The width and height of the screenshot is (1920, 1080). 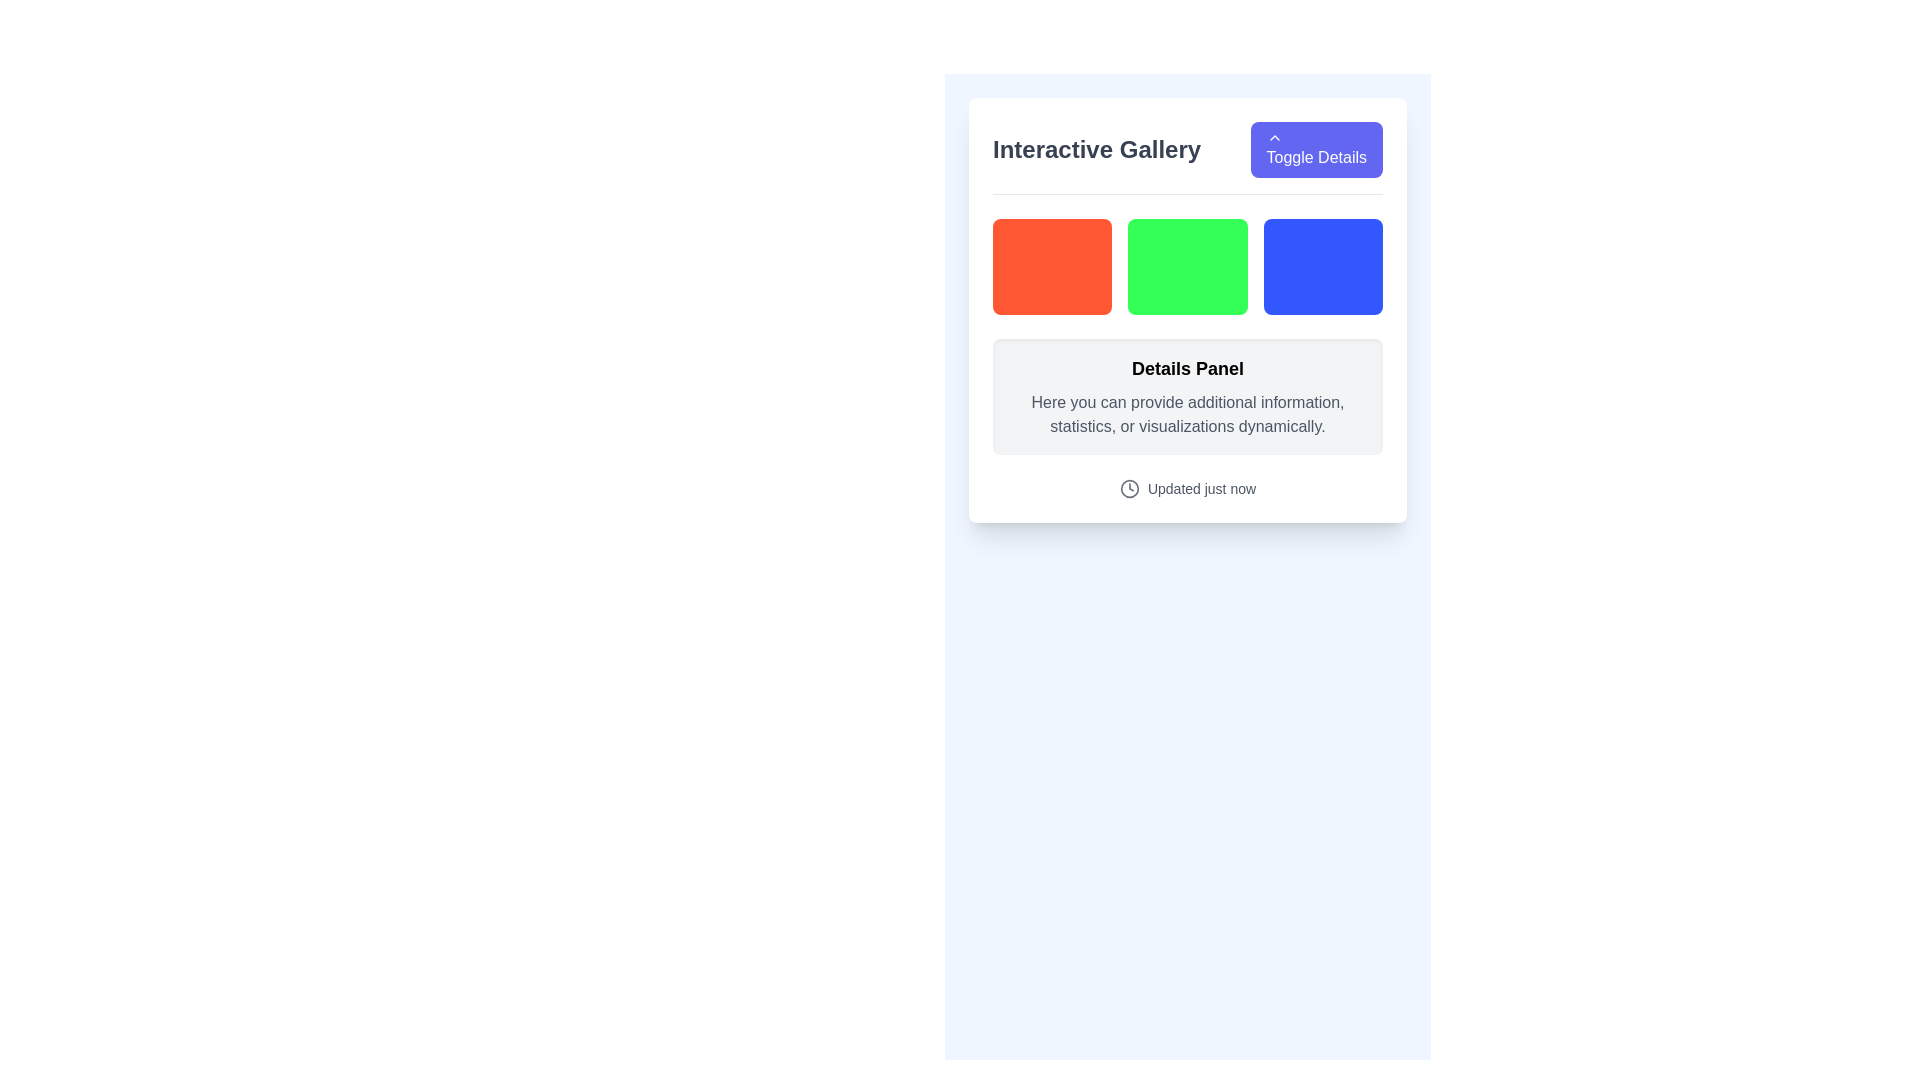 What do you see at coordinates (1273, 137) in the screenshot?
I see `the upward chevron icon inside the 'Toggle Details' button` at bounding box center [1273, 137].